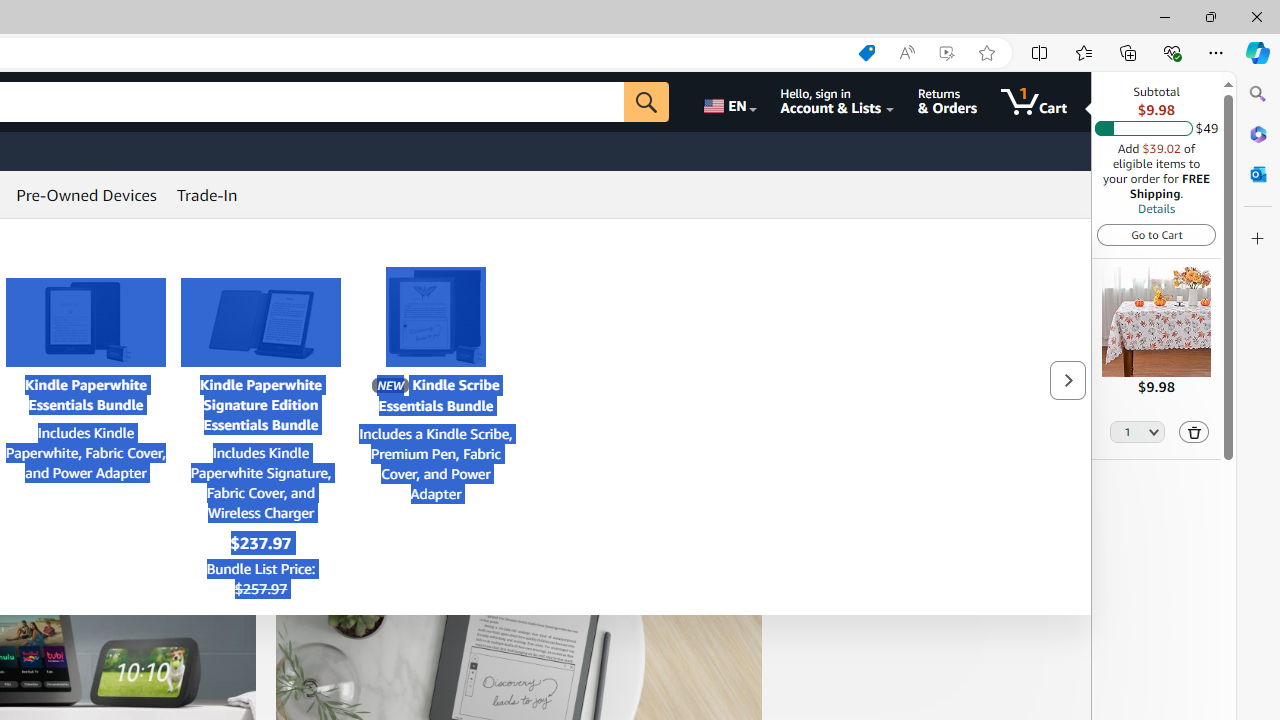 This screenshot has height=720, width=1280. Describe the element at coordinates (837, 101) in the screenshot. I see `'Hello, sign in Account & Lists'` at that location.